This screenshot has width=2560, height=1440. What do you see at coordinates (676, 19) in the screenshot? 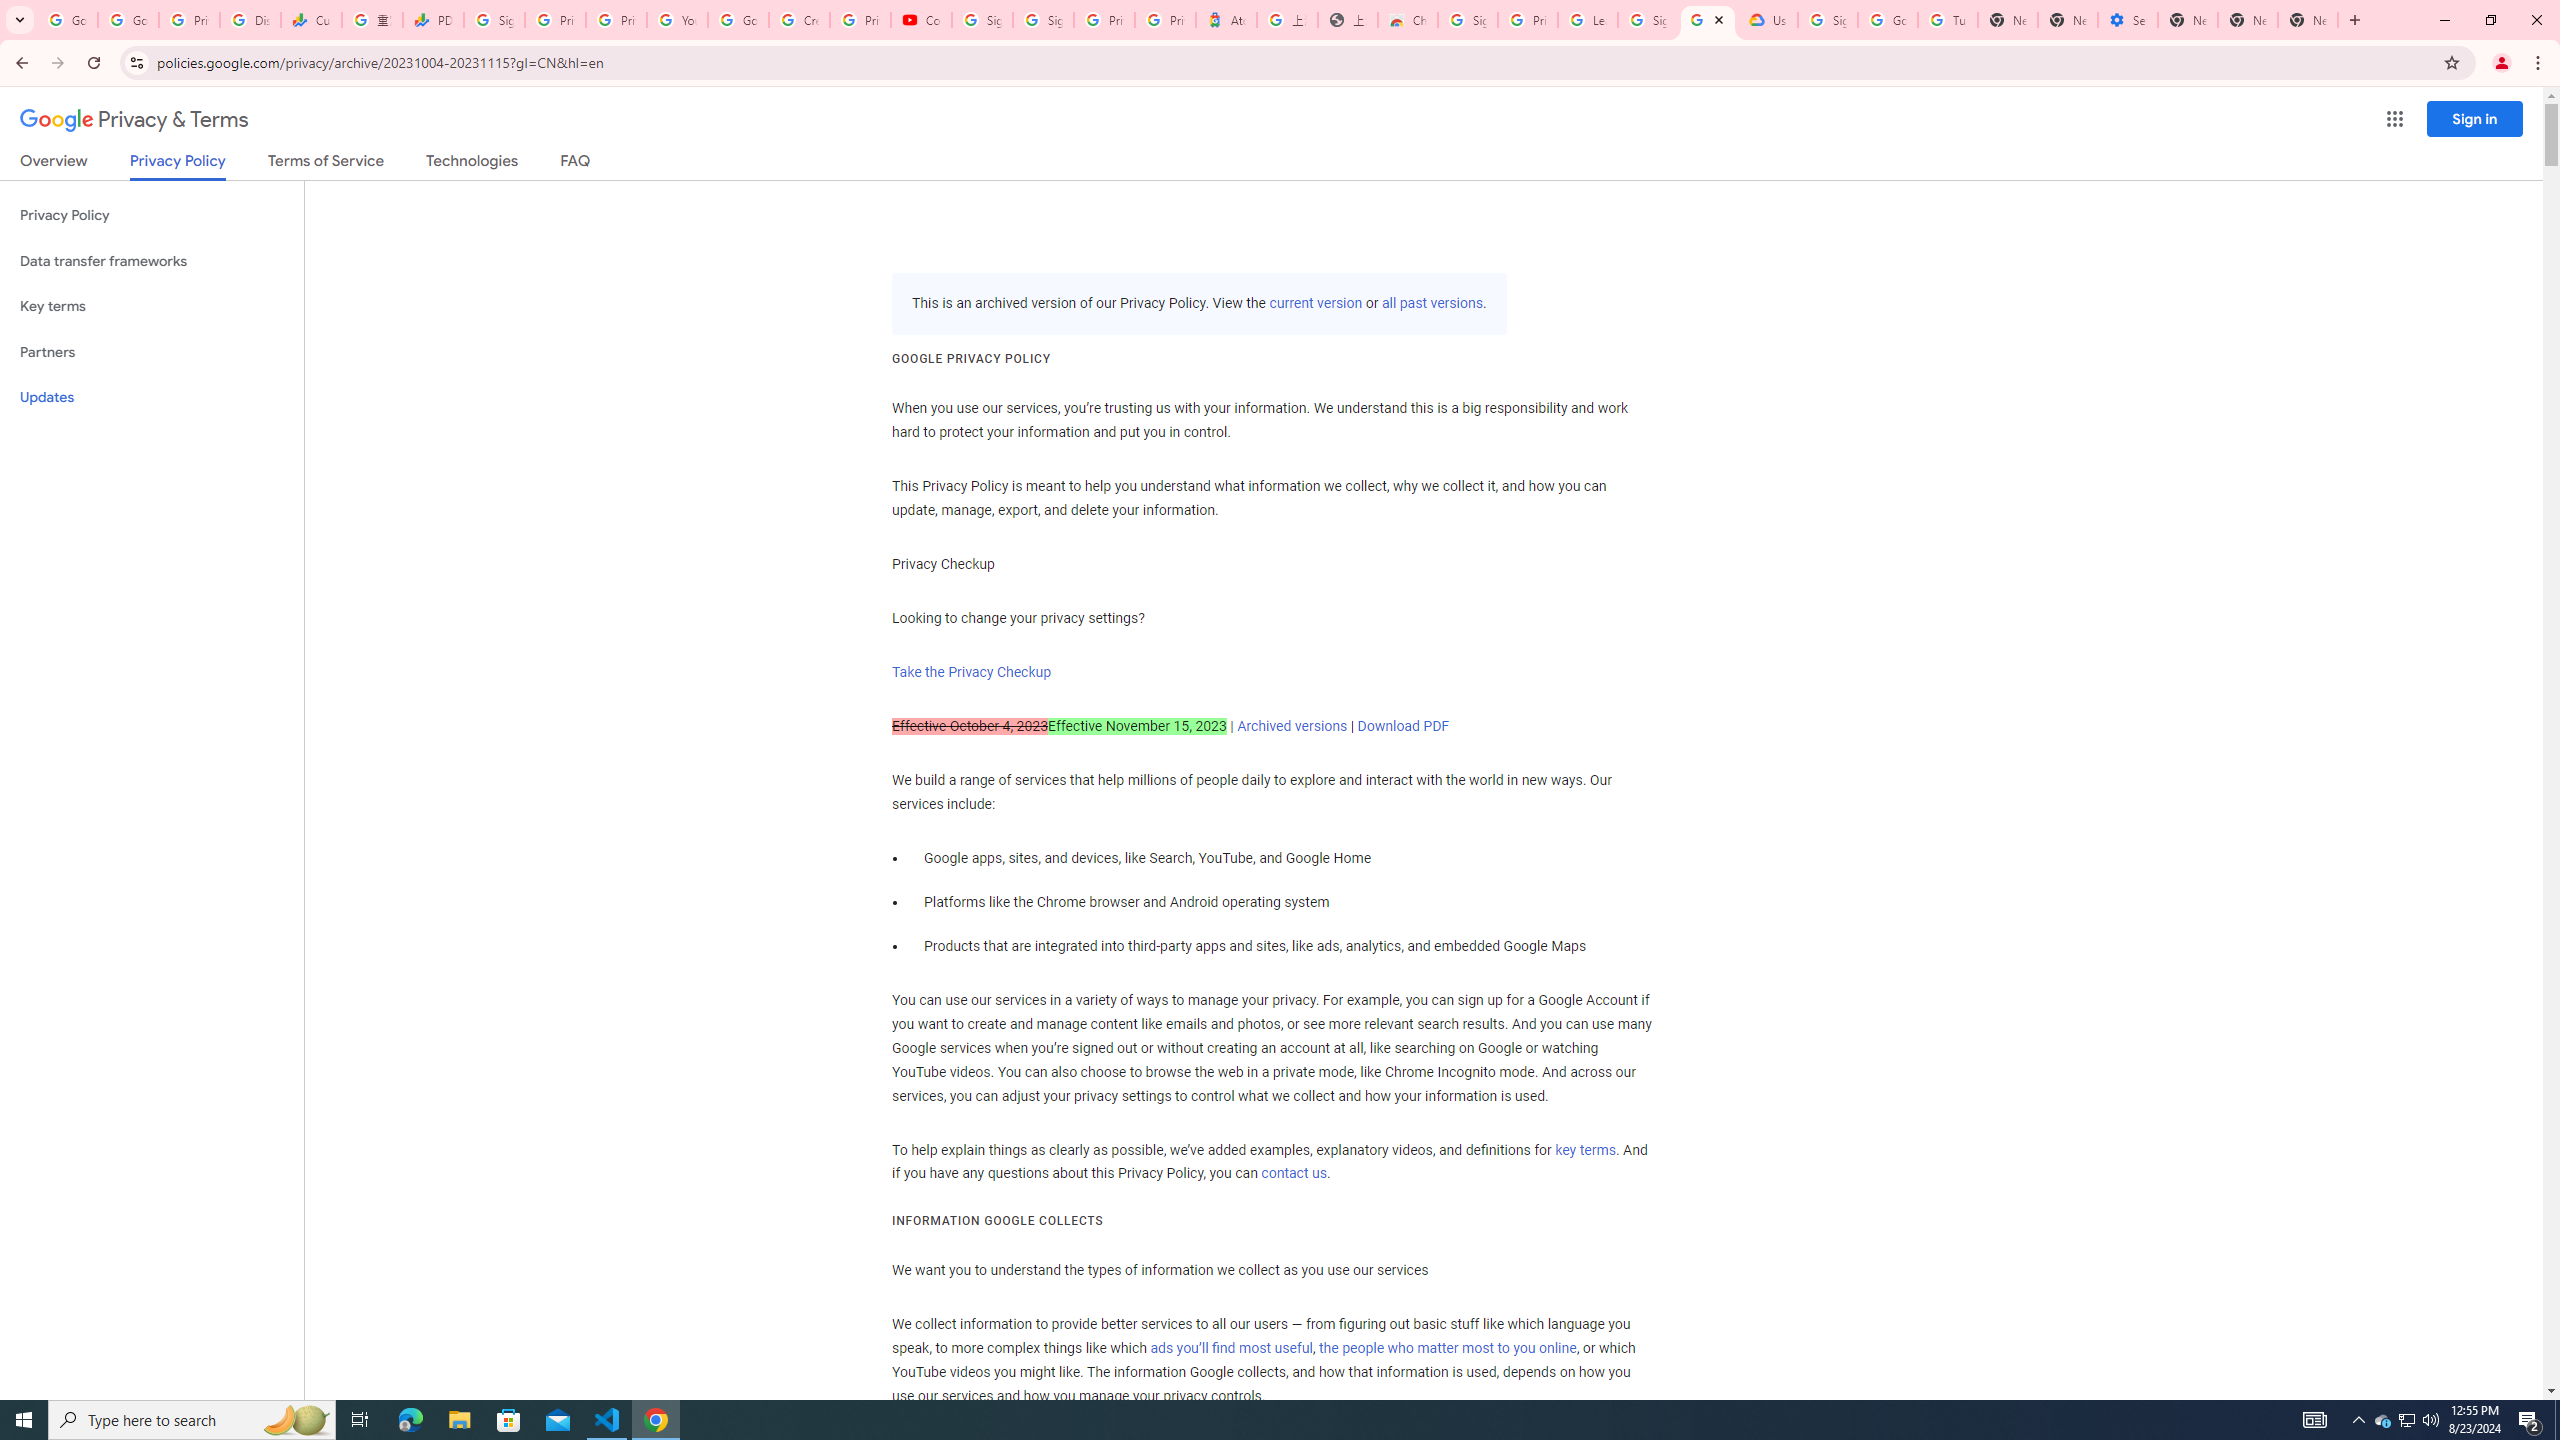
I see `'YouTube'` at bounding box center [676, 19].